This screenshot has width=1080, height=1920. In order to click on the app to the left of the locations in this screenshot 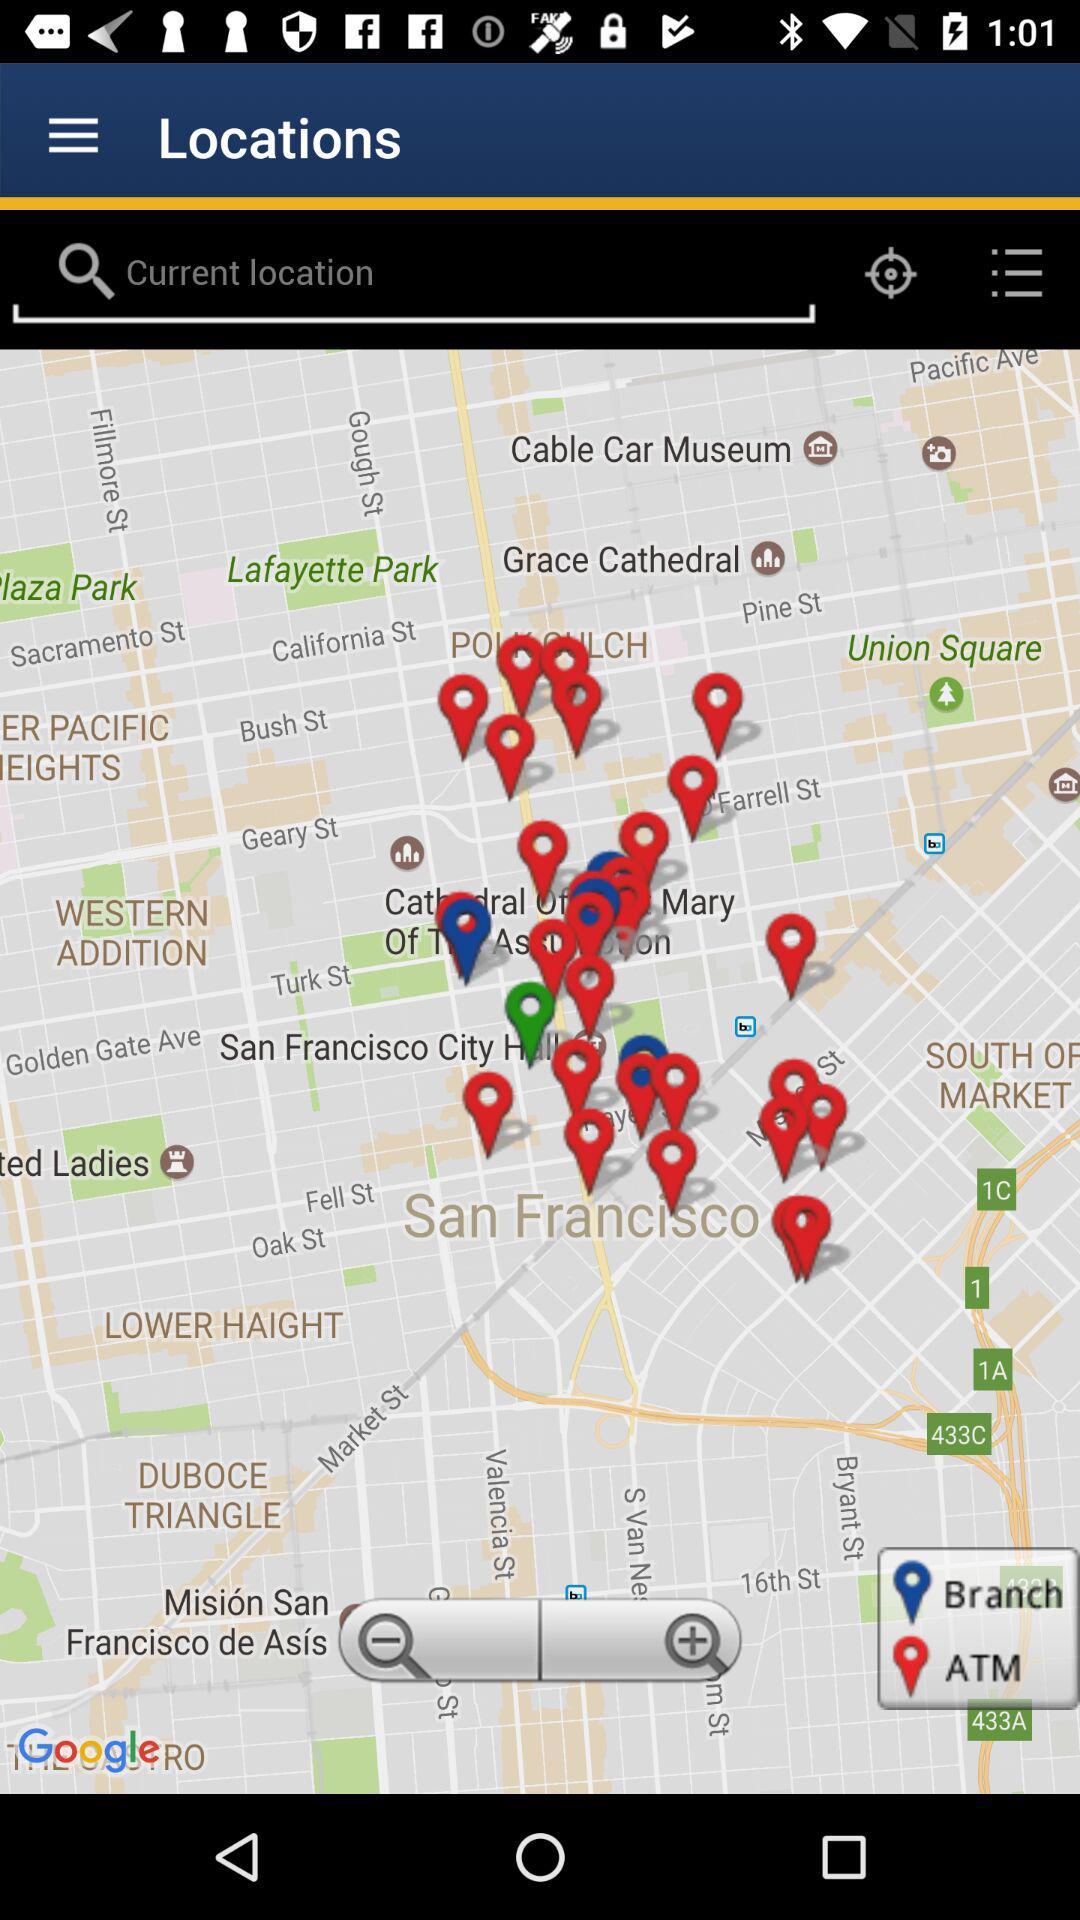, I will do `click(72, 135)`.